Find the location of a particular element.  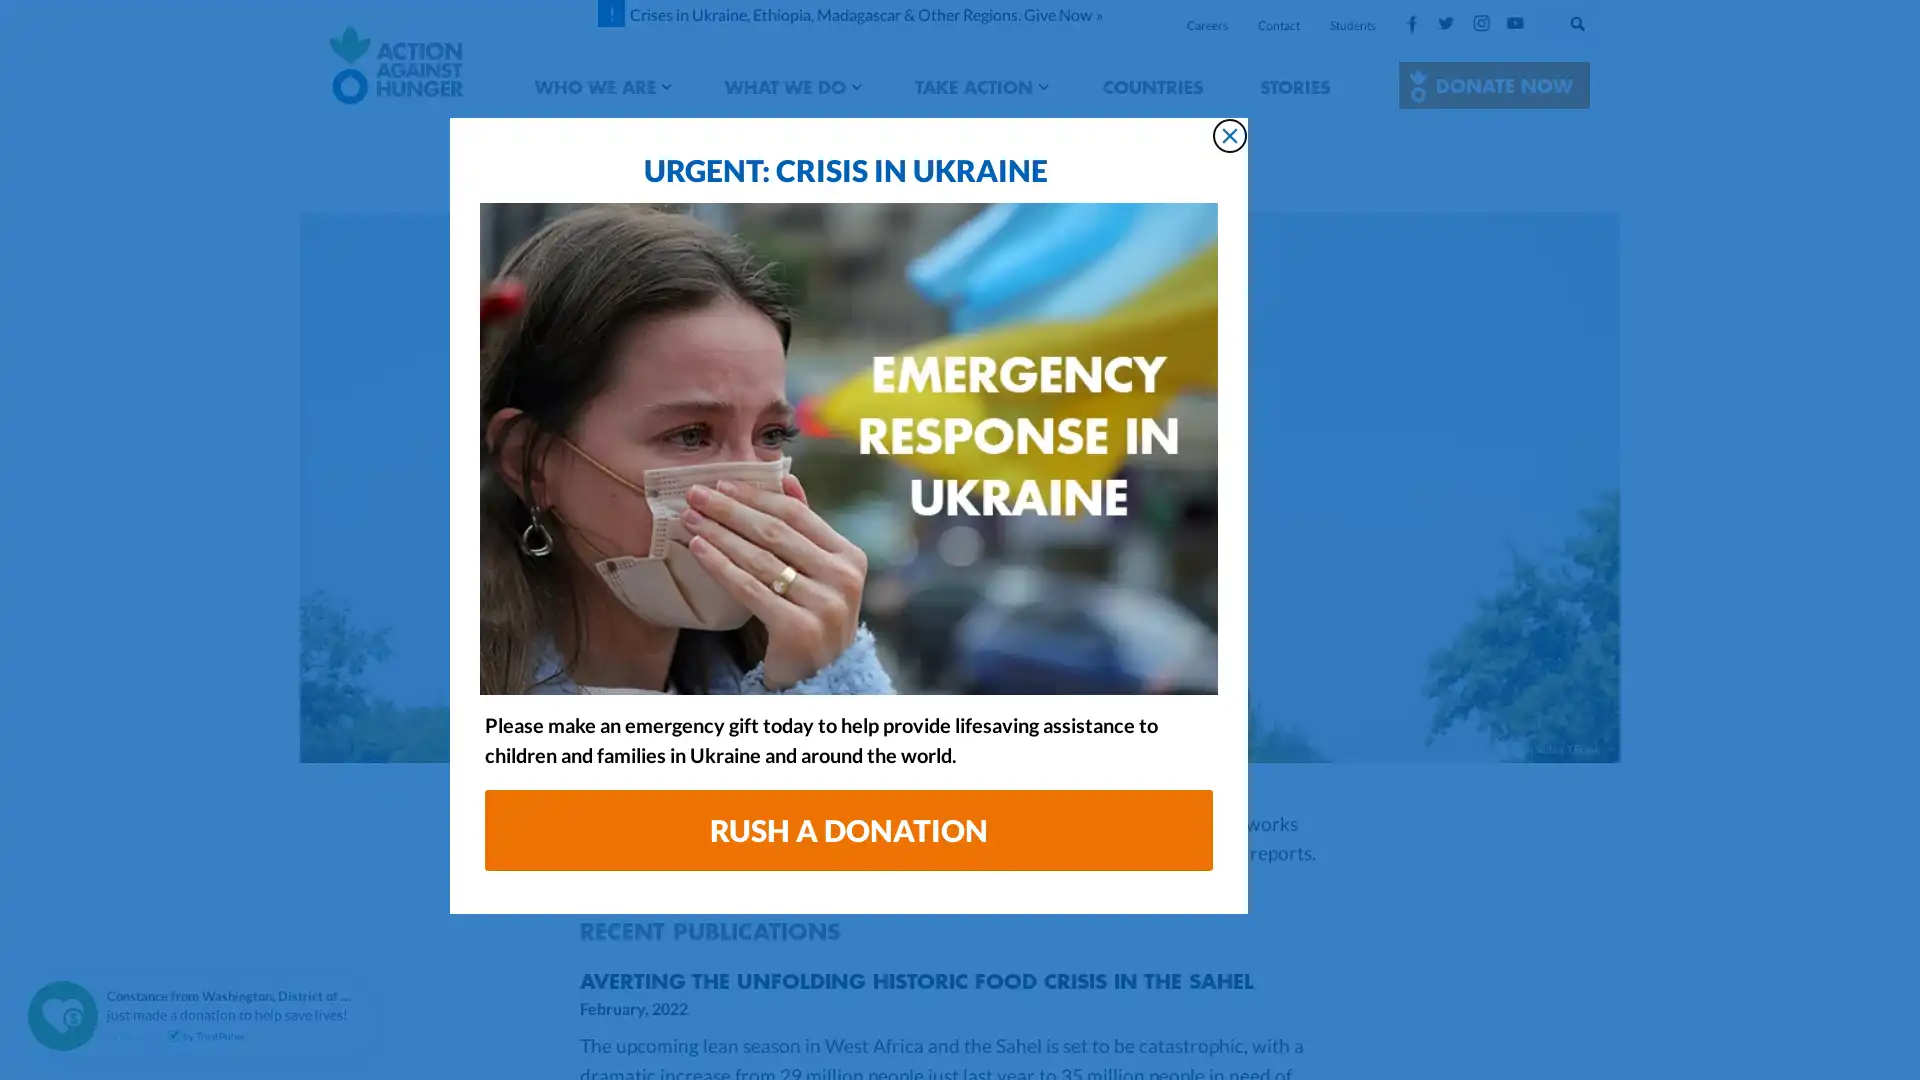

Close is located at coordinates (1340, 158).